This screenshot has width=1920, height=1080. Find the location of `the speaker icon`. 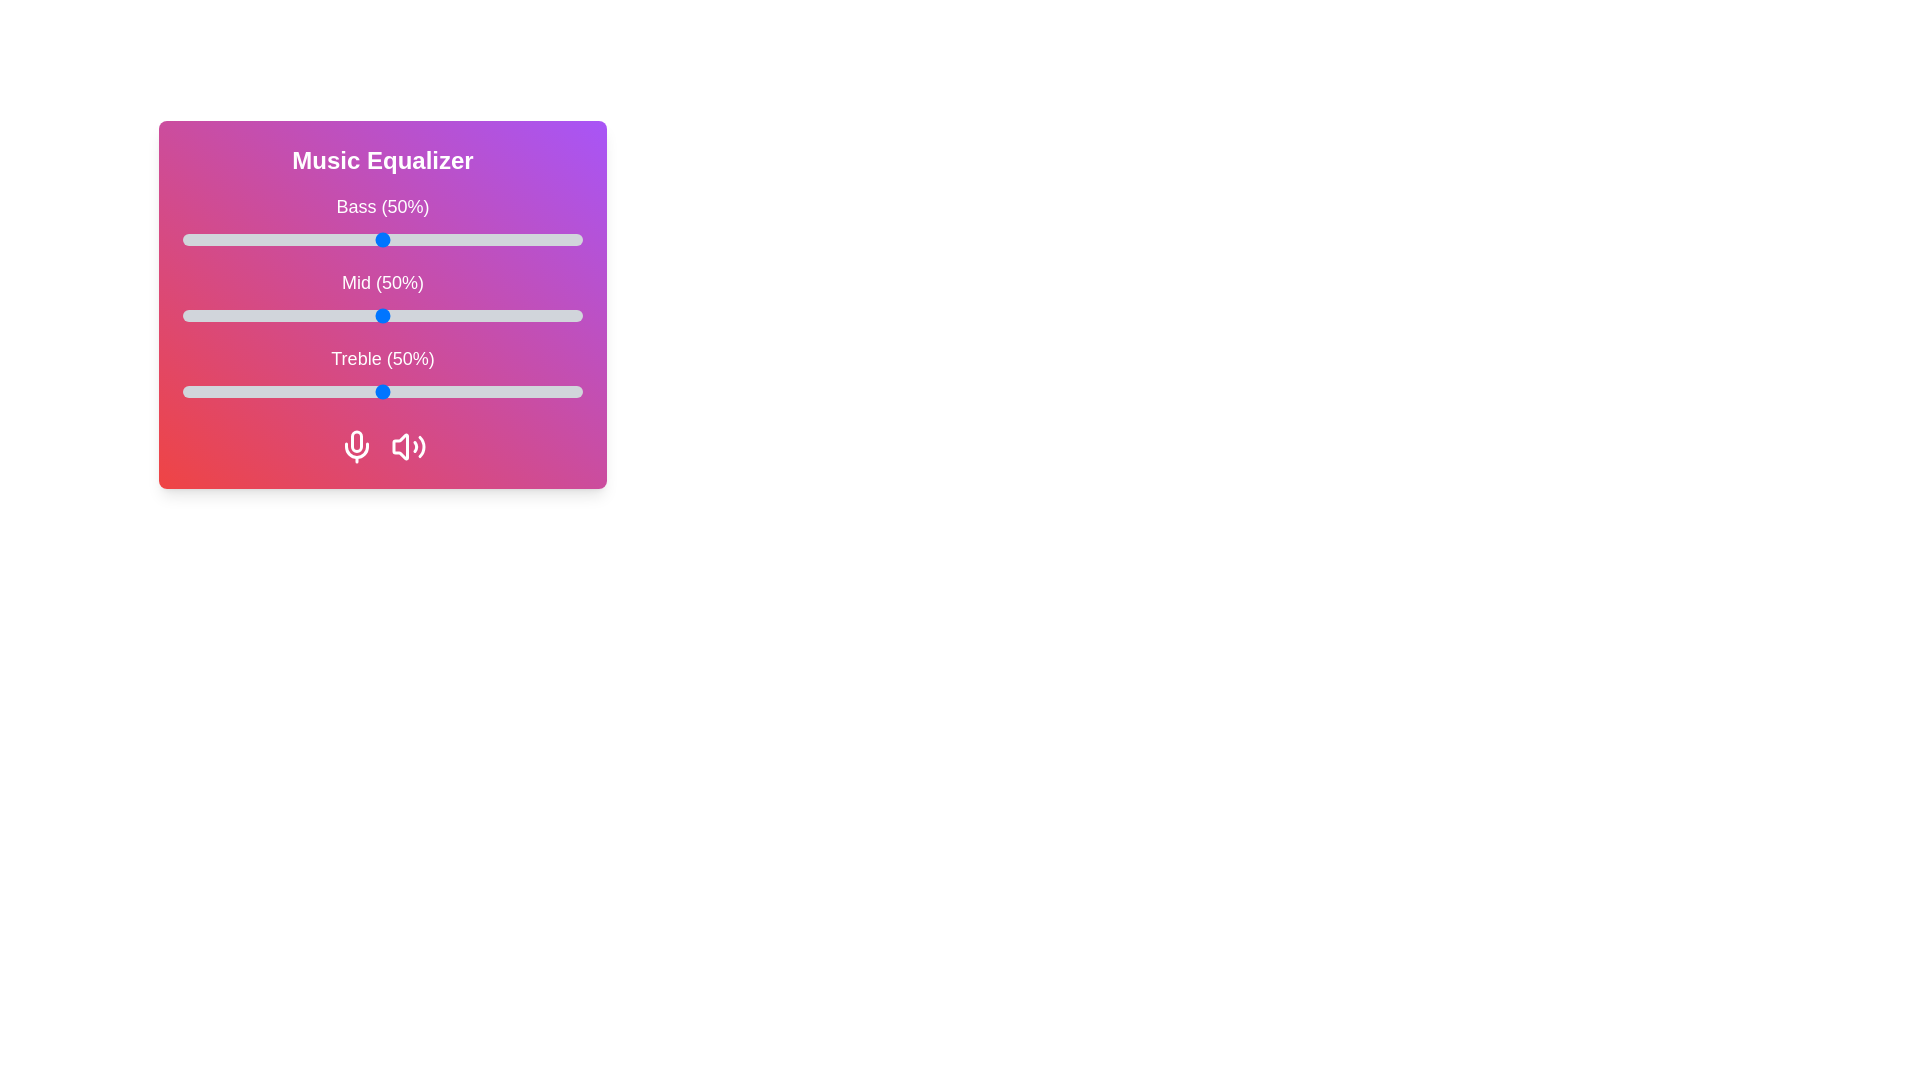

the speaker icon is located at coordinates (407, 446).